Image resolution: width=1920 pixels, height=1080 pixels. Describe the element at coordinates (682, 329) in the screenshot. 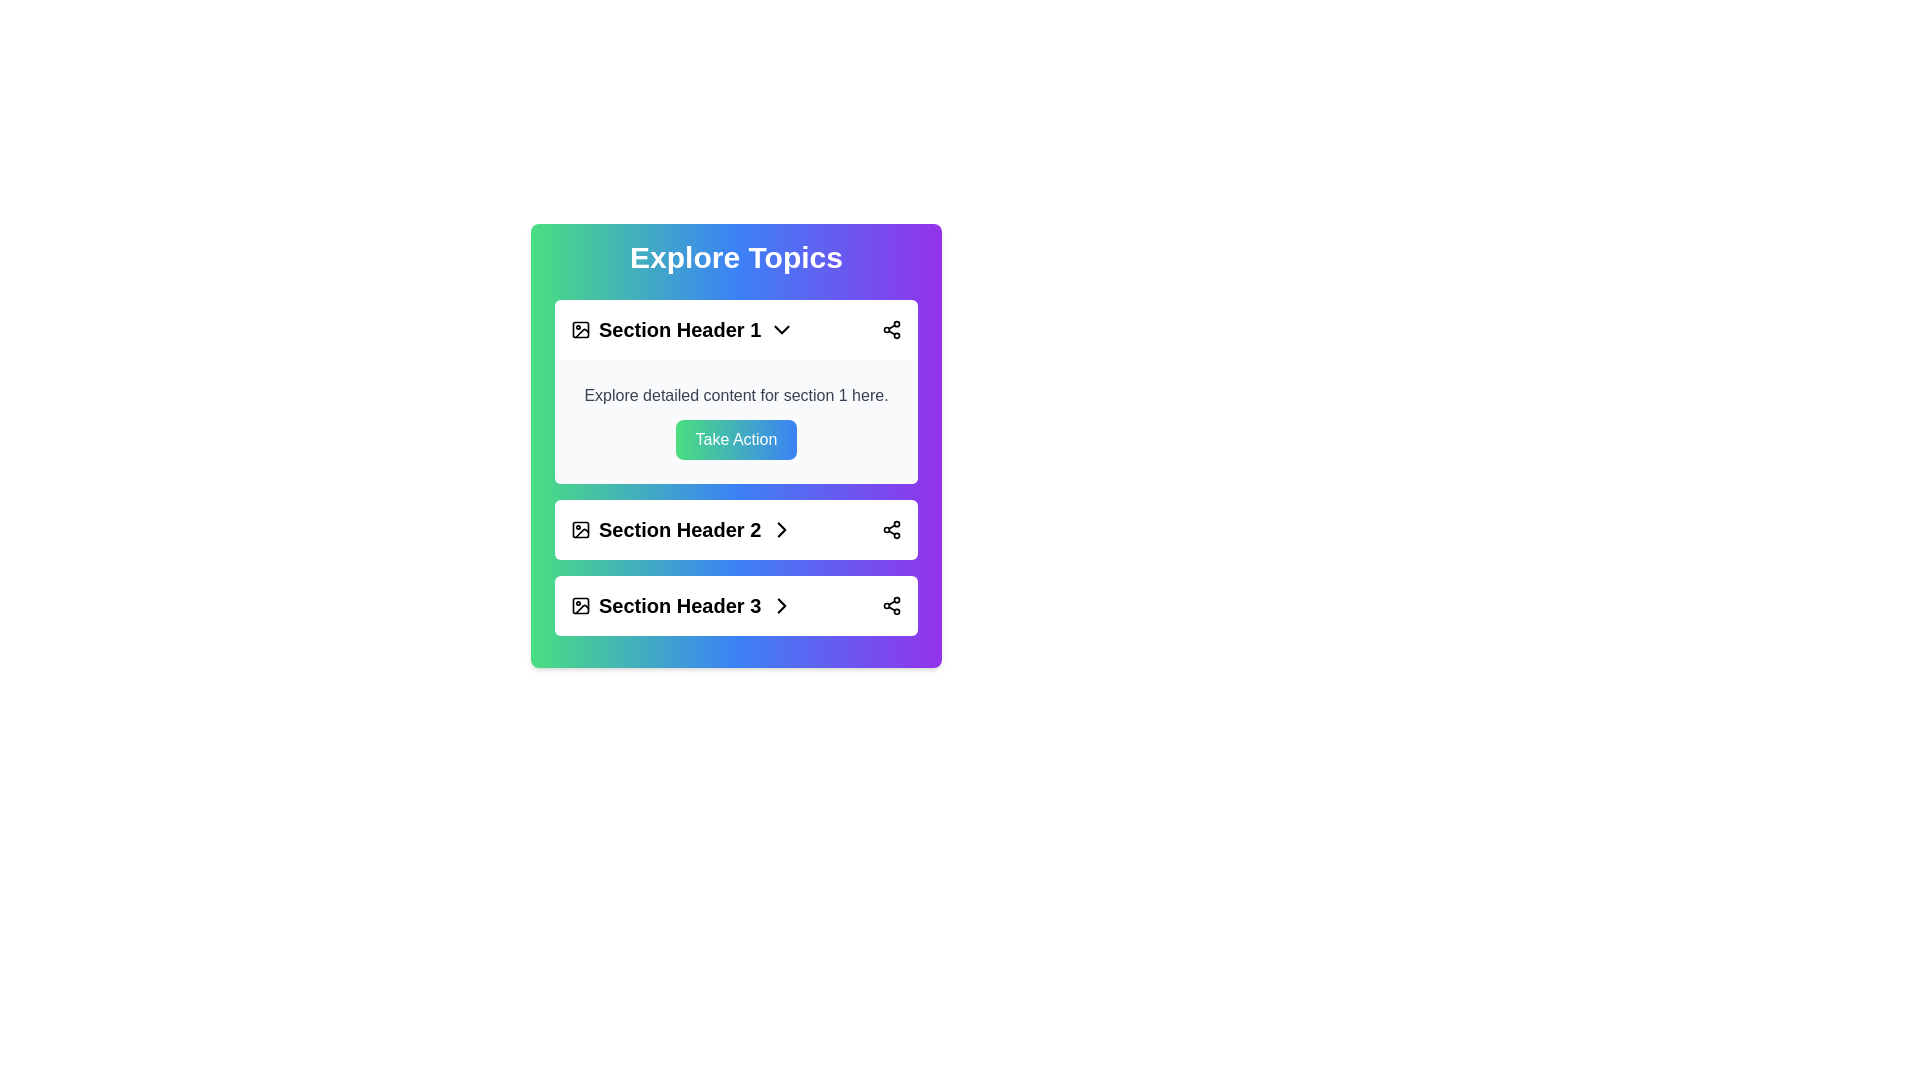

I see `the text element displaying 'Section Header 1' and its adjacent icons for further actions` at that location.